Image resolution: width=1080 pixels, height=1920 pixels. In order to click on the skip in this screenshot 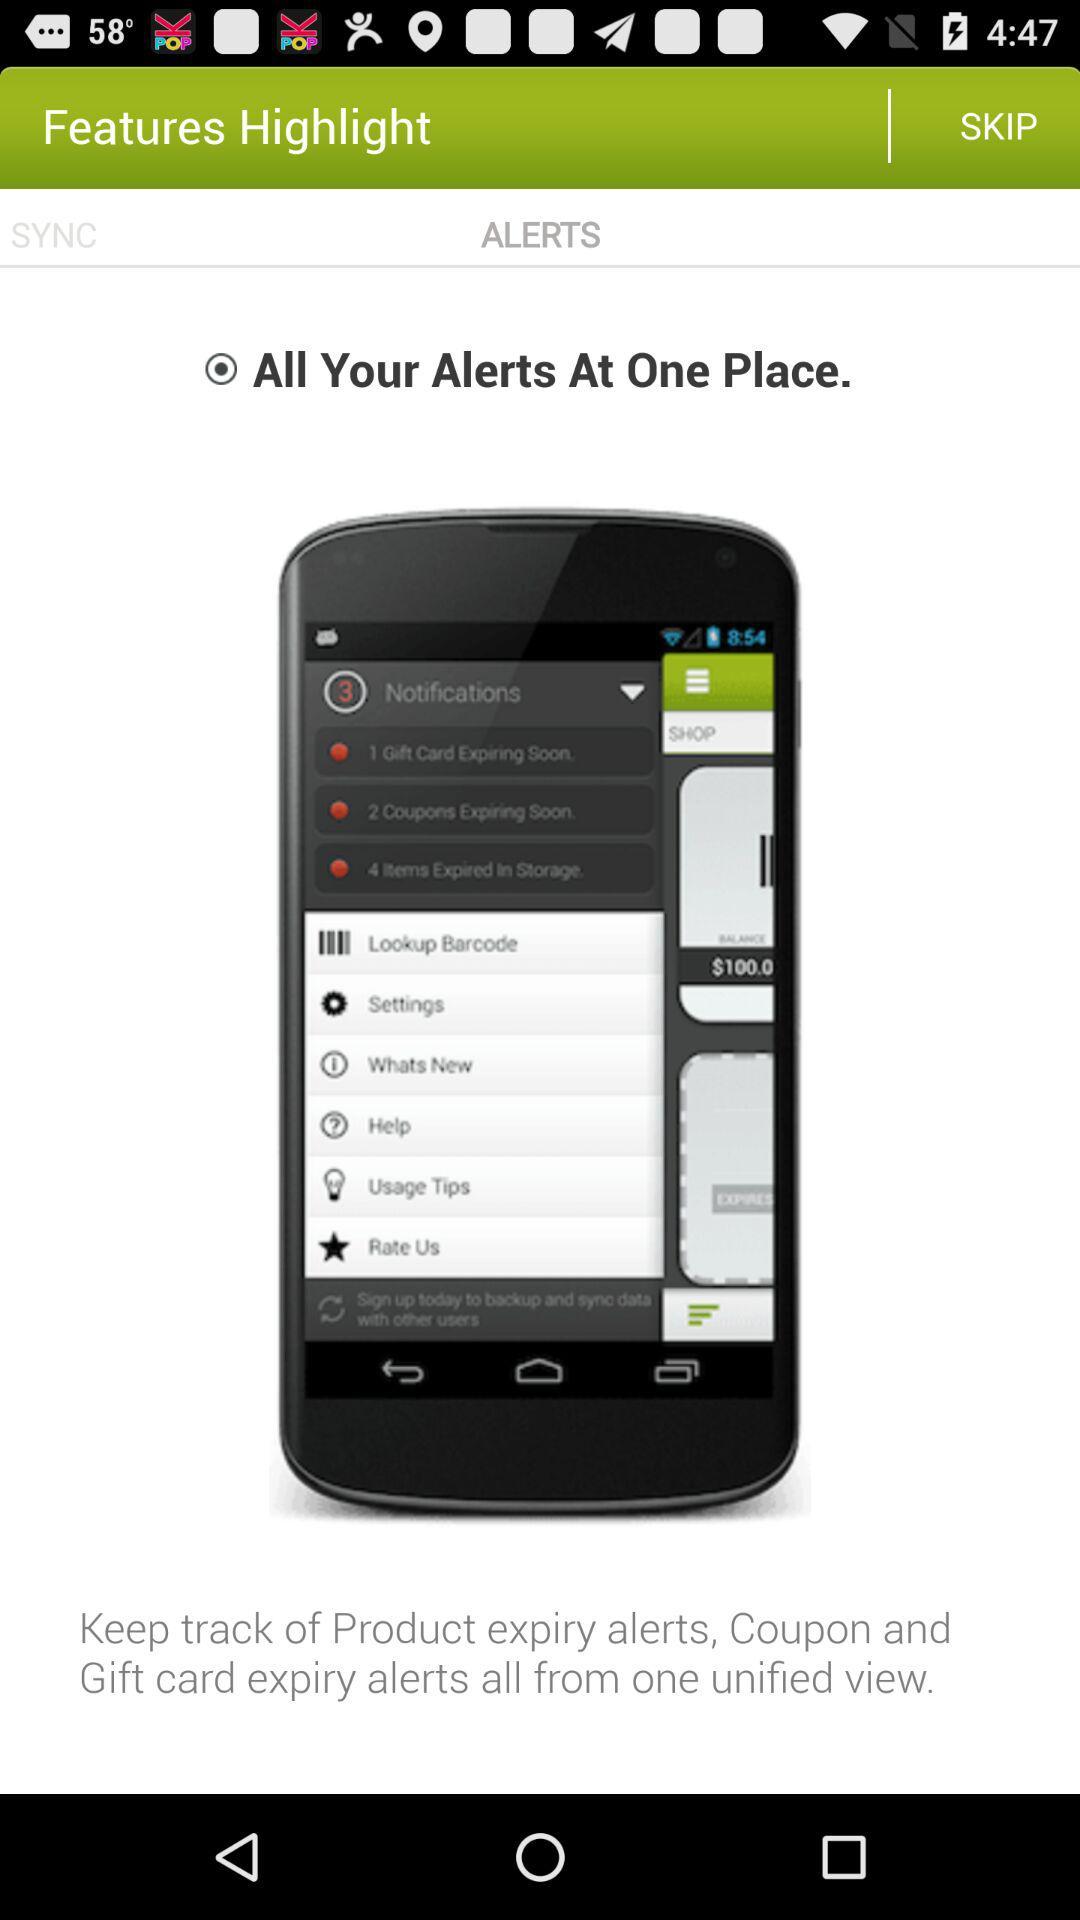, I will do `click(999, 124)`.